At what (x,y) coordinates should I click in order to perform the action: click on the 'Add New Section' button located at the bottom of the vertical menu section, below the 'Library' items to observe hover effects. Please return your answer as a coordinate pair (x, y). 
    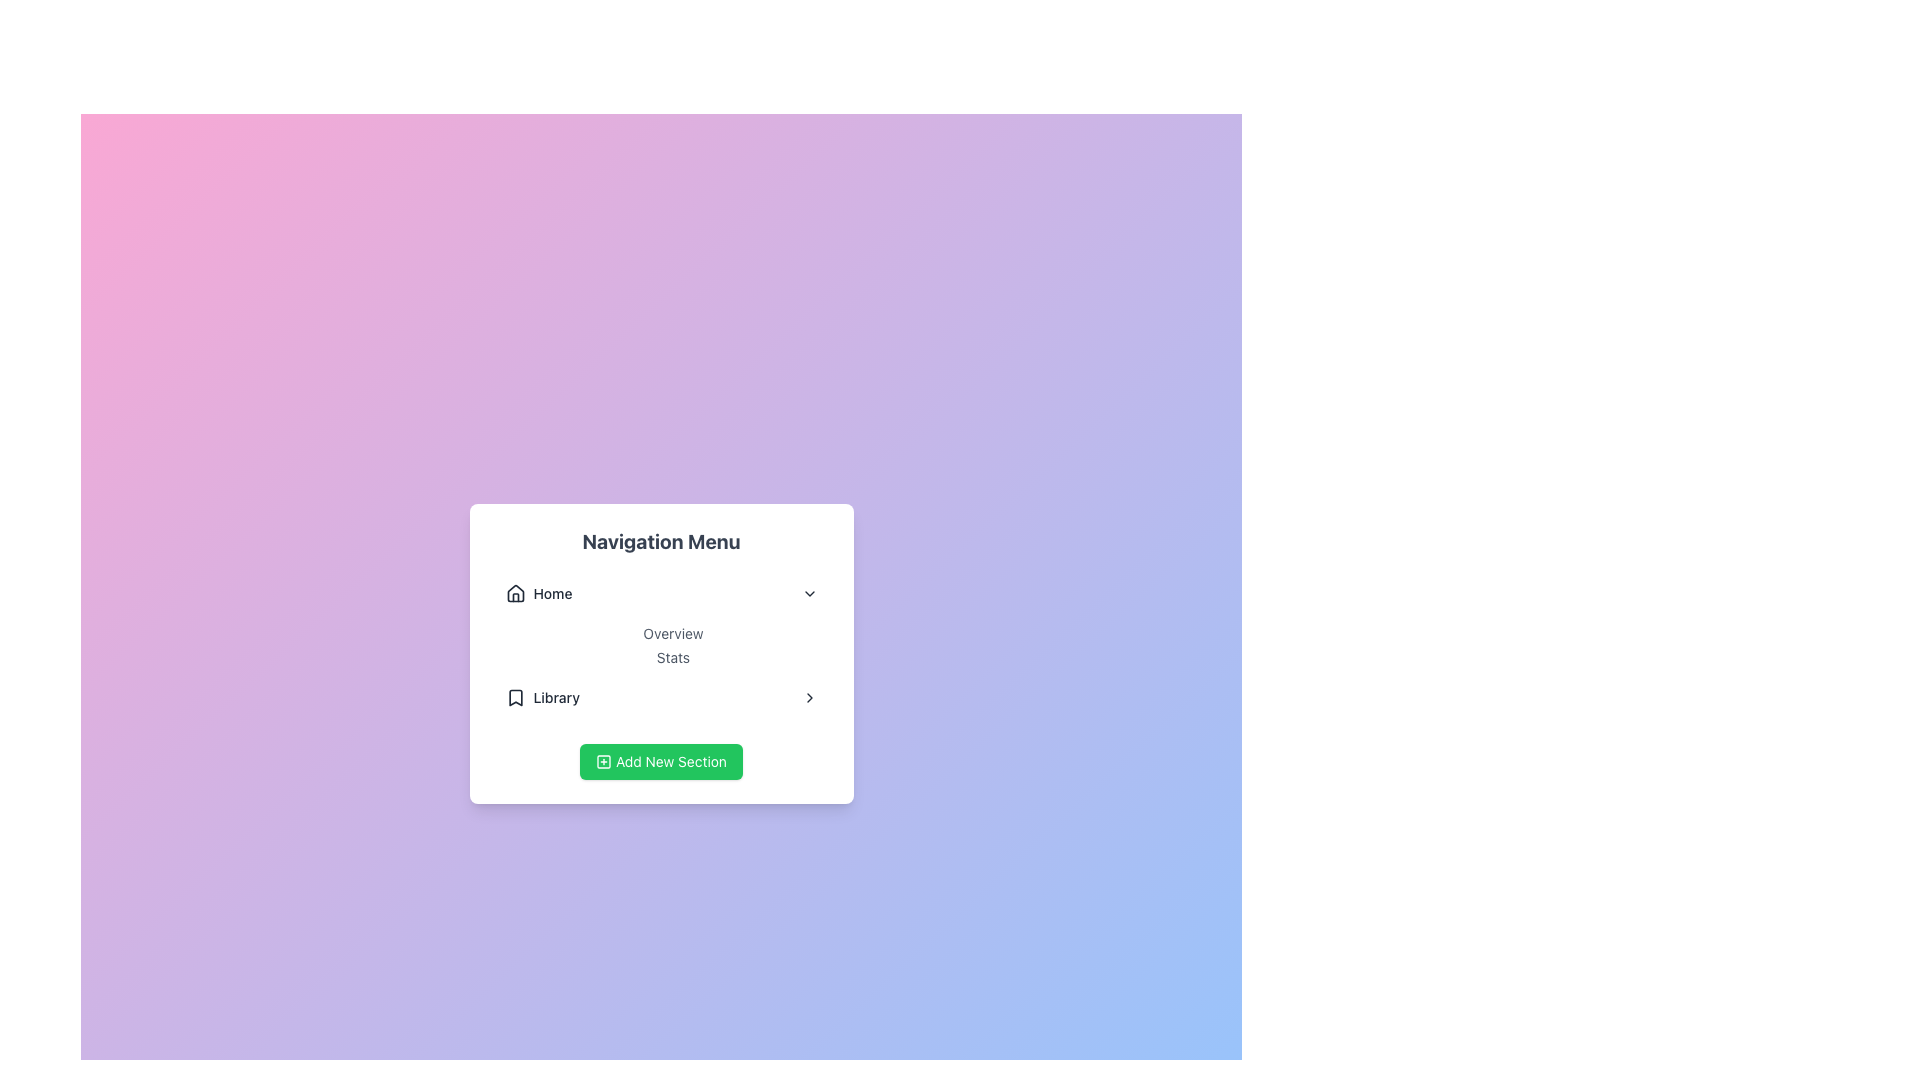
    Looking at the image, I should click on (661, 753).